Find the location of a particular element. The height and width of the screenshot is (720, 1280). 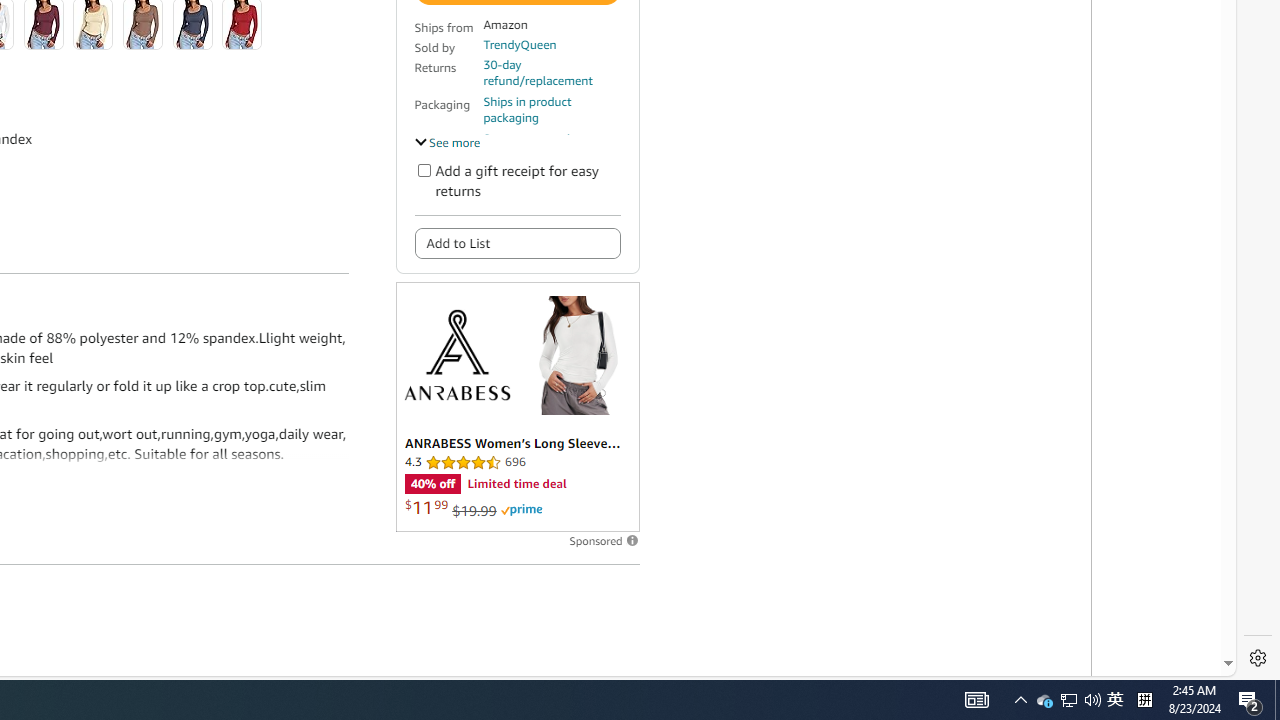

'Ships in product packaging' is located at coordinates (551, 110).